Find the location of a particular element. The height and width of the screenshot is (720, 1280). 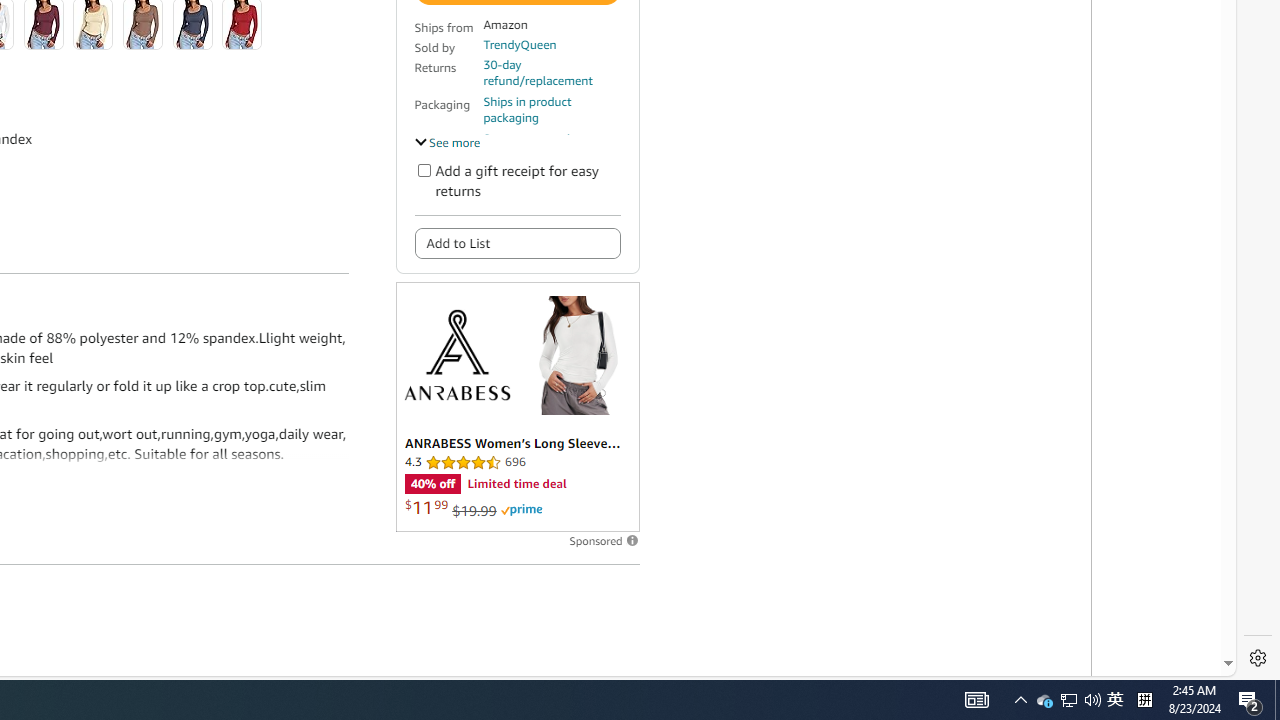

'Ships in product packaging' is located at coordinates (551, 110).